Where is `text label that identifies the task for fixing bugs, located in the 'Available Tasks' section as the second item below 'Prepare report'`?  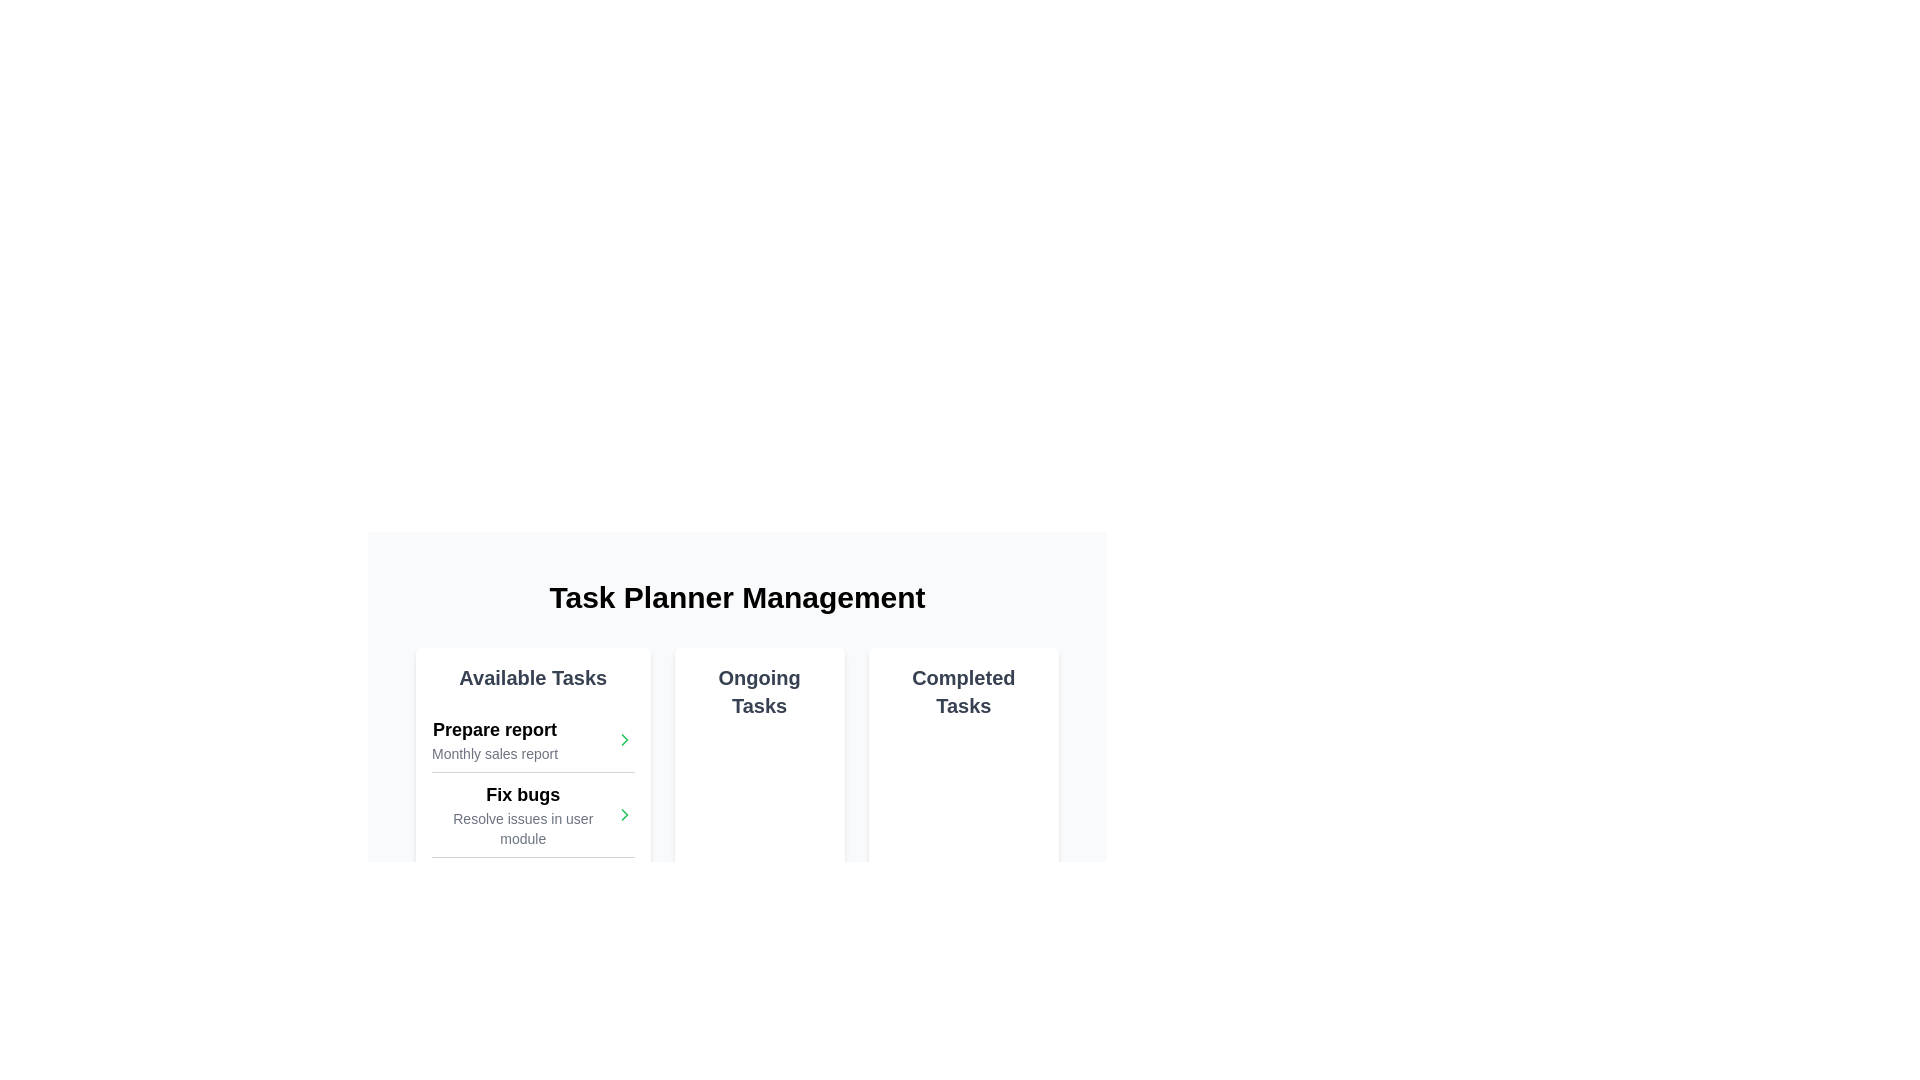 text label that identifies the task for fixing bugs, located in the 'Available Tasks' section as the second item below 'Prepare report' is located at coordinates (523, 793).